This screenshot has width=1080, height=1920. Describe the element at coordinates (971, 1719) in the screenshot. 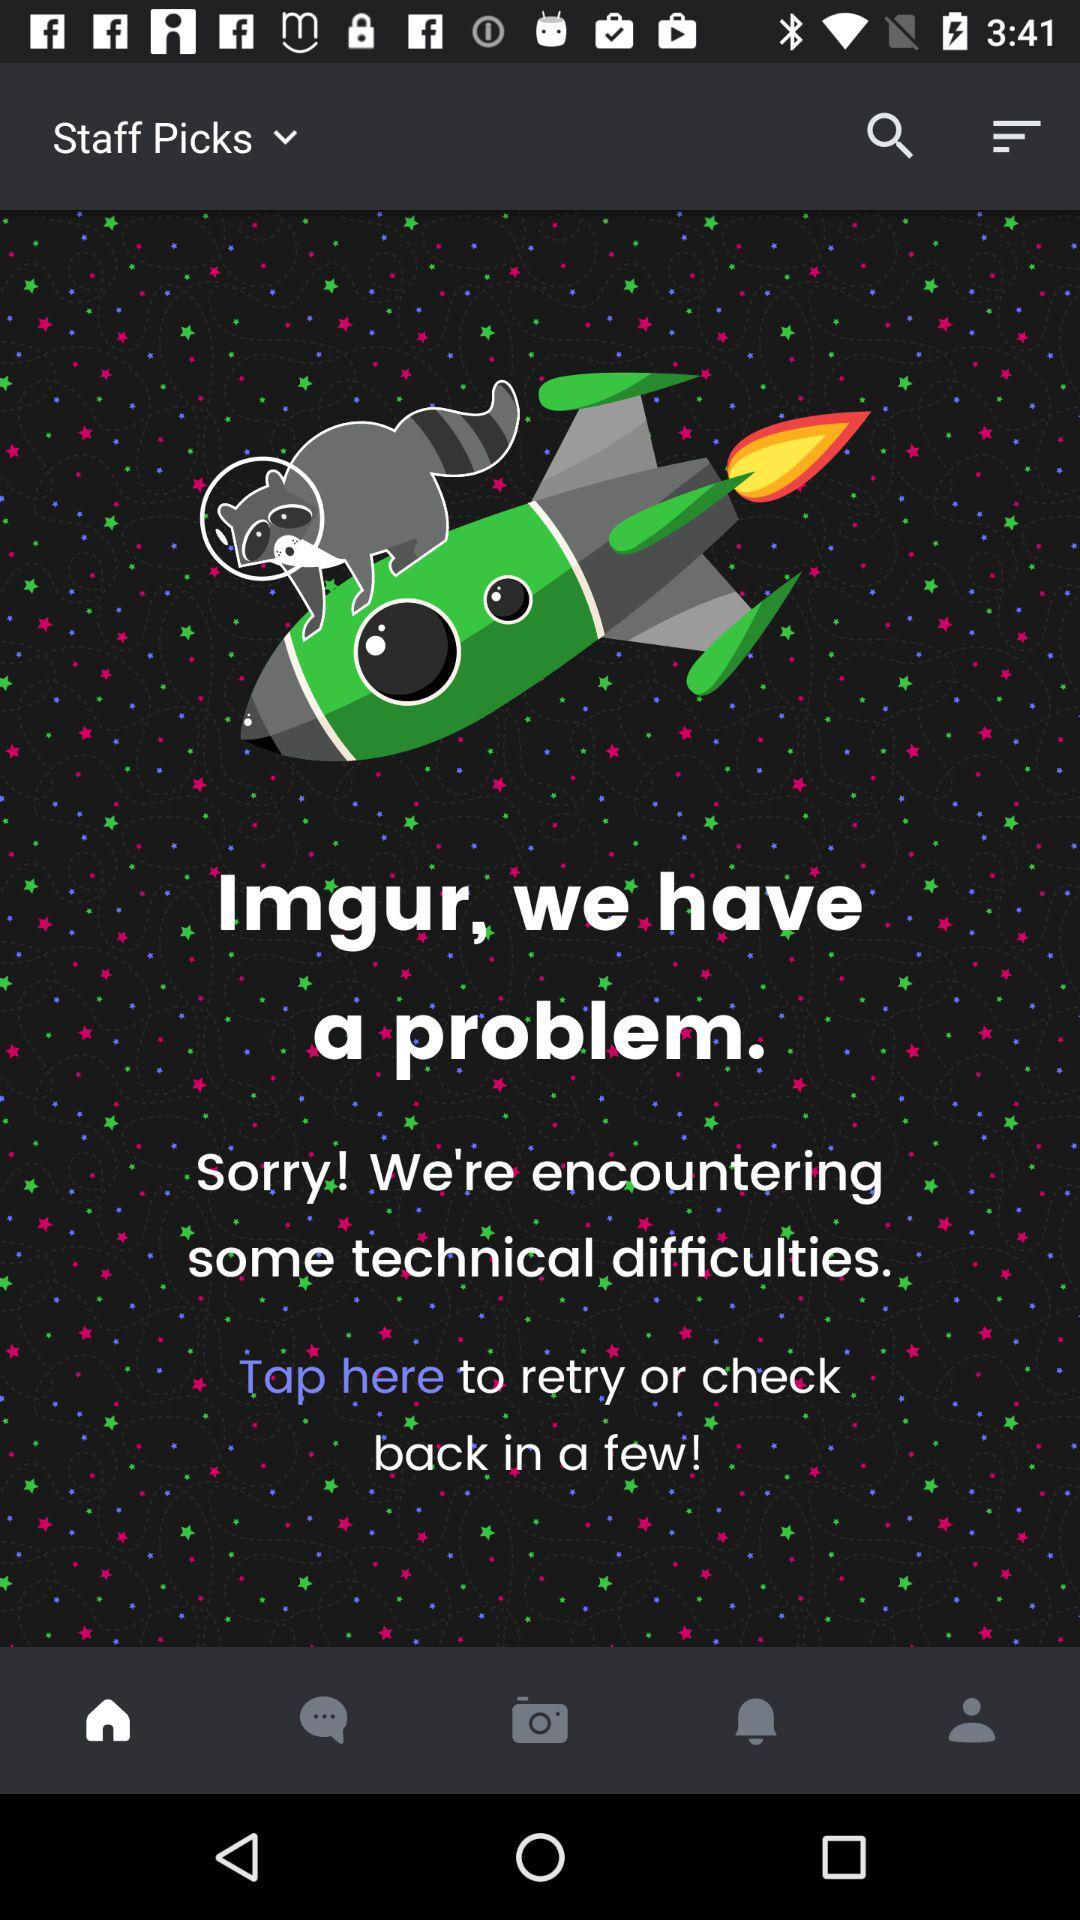

I see `the icon below the tap here to icon` at that location.